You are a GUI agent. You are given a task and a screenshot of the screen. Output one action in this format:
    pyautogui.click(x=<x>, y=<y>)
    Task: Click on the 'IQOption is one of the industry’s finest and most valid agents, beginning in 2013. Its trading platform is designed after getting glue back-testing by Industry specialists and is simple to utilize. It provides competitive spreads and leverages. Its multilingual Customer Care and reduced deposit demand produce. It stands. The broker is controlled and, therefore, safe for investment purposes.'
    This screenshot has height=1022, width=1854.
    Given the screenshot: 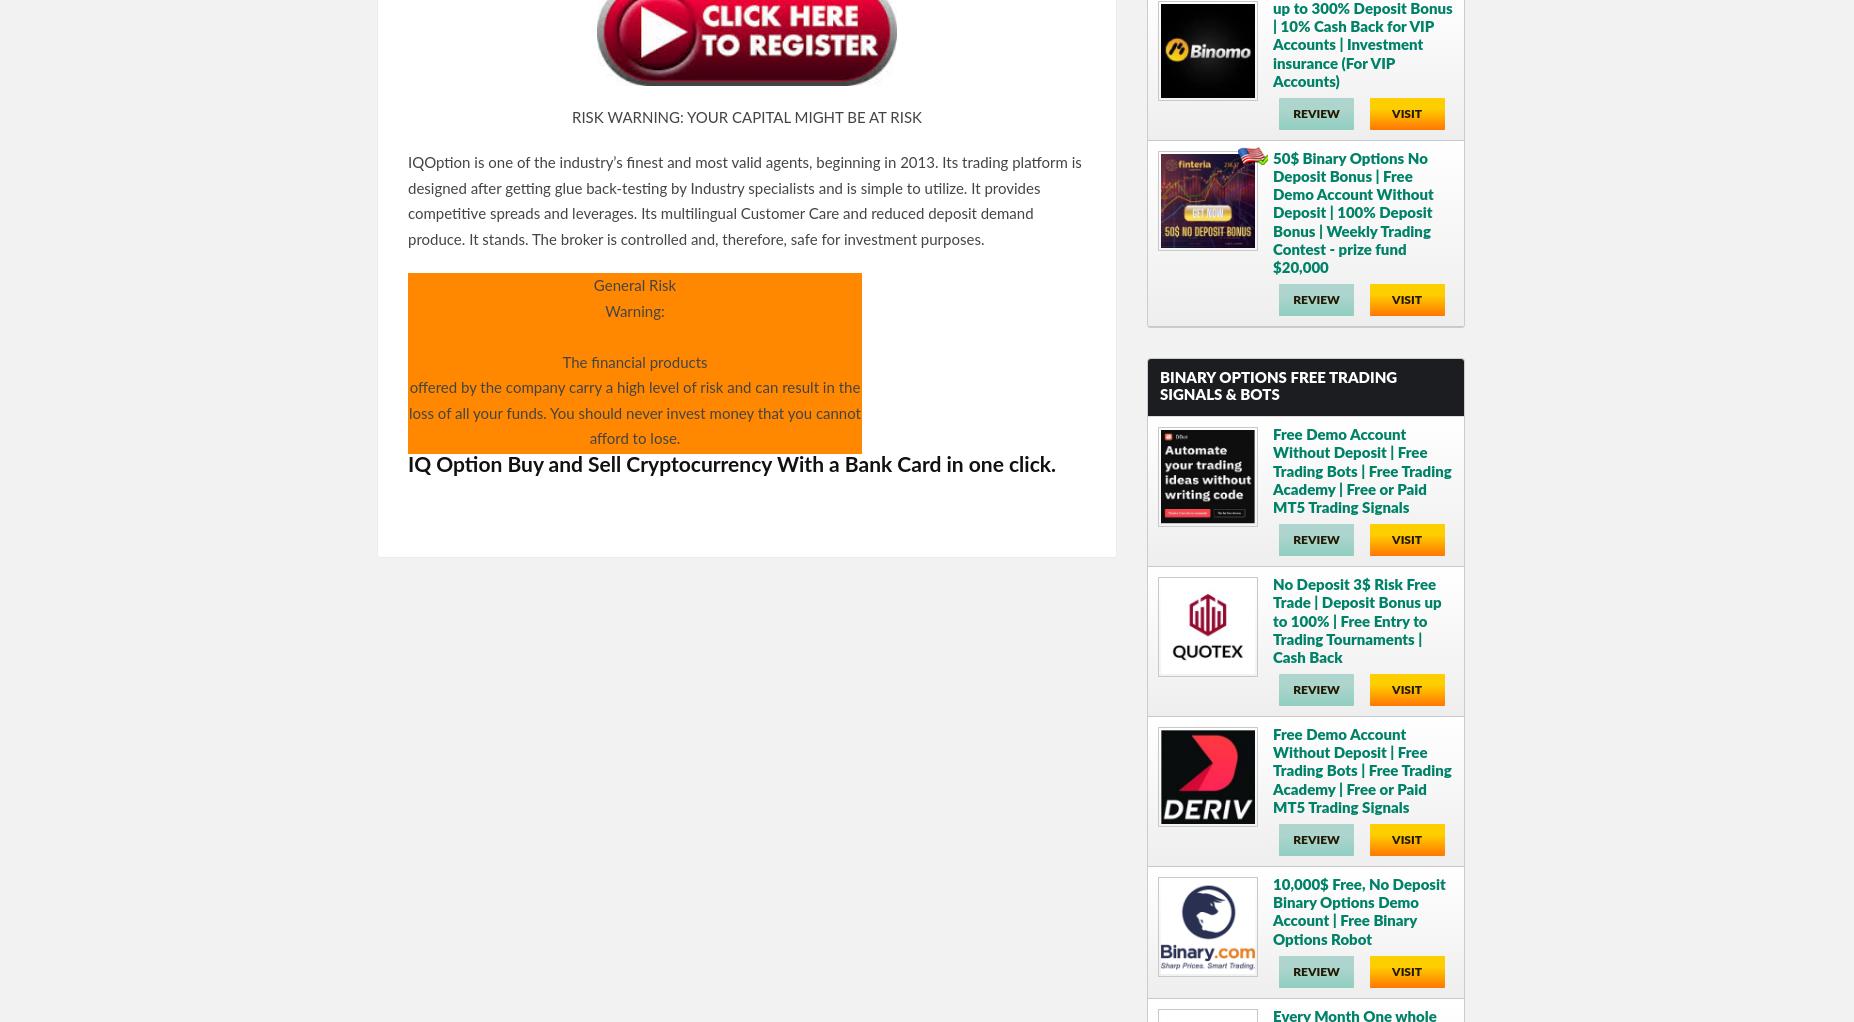 What is the action you would take?
    pyautogui.click(x=743, y=201)
    